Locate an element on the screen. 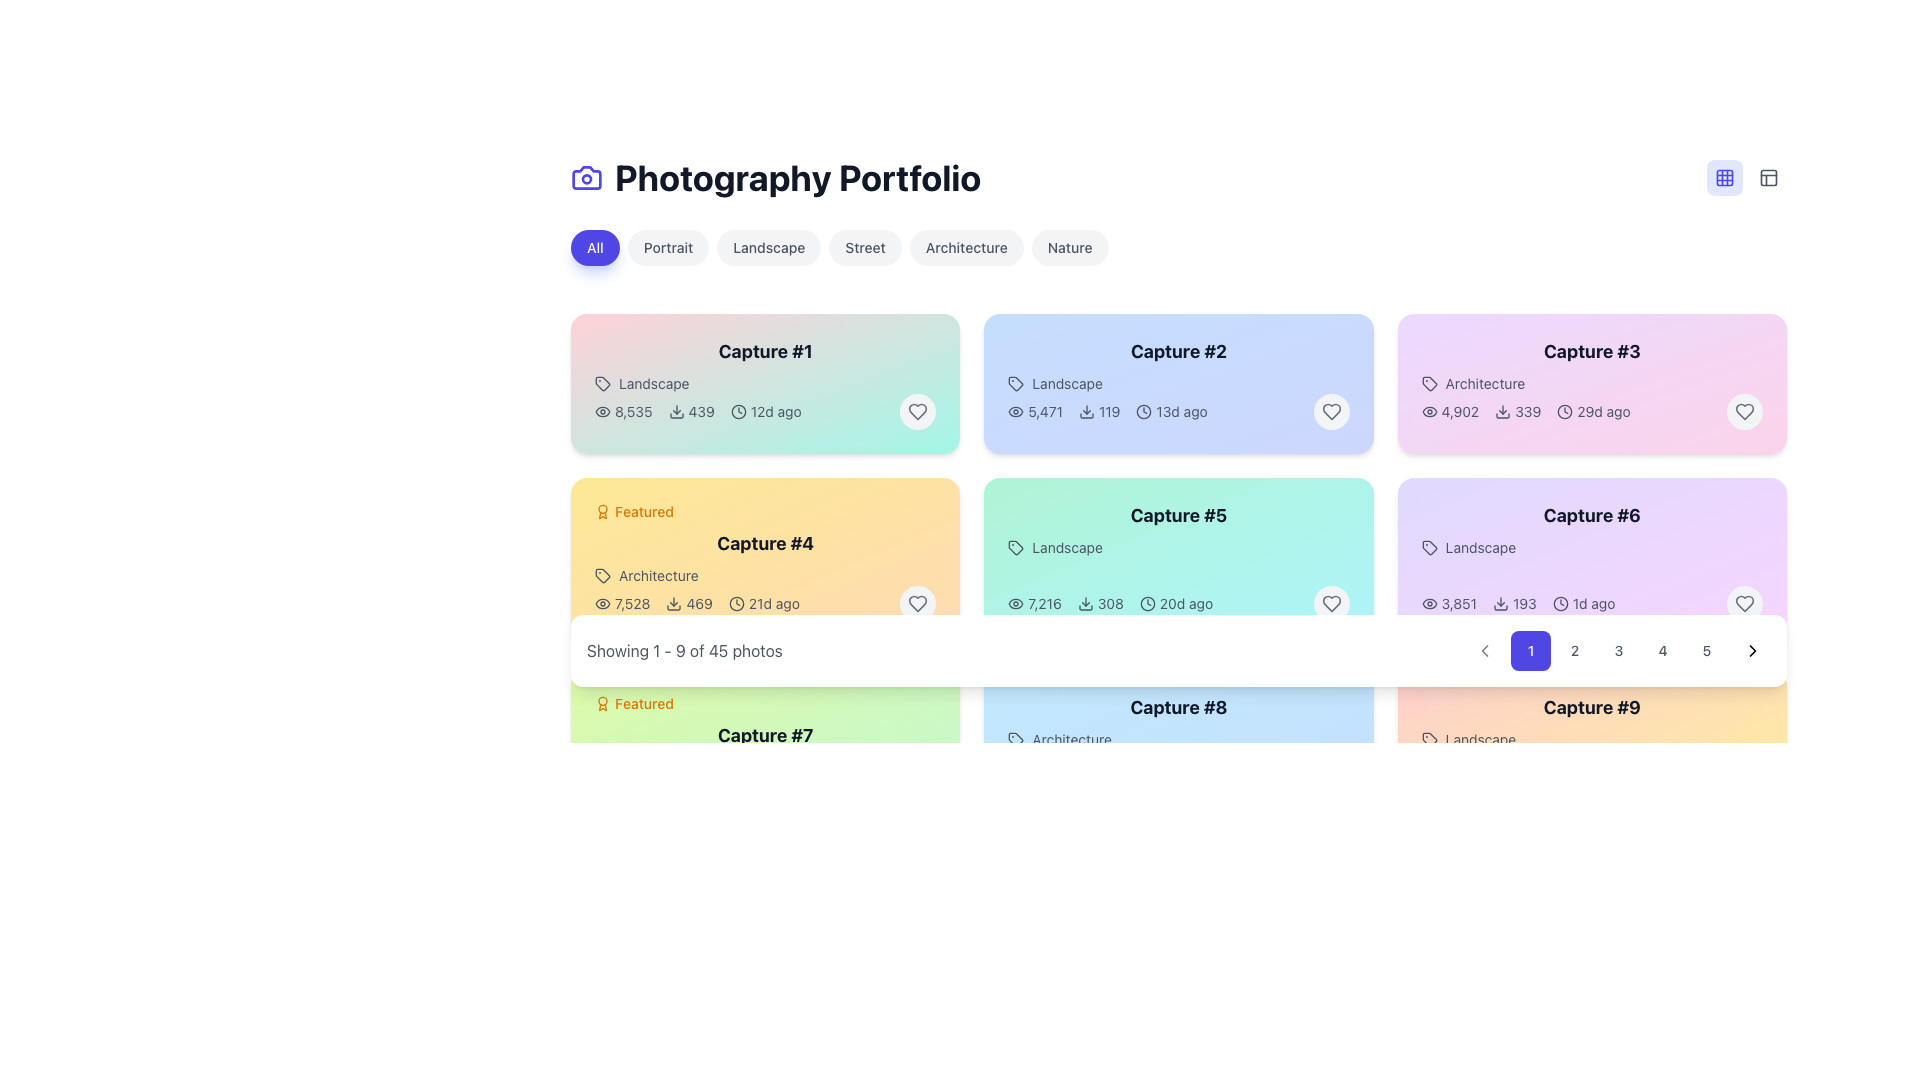  Timestamp indicator icon, which includes a clock icon and the text '21d ago' within the photo card labeled 'Capture #4' is located at coordinates (763, 603).